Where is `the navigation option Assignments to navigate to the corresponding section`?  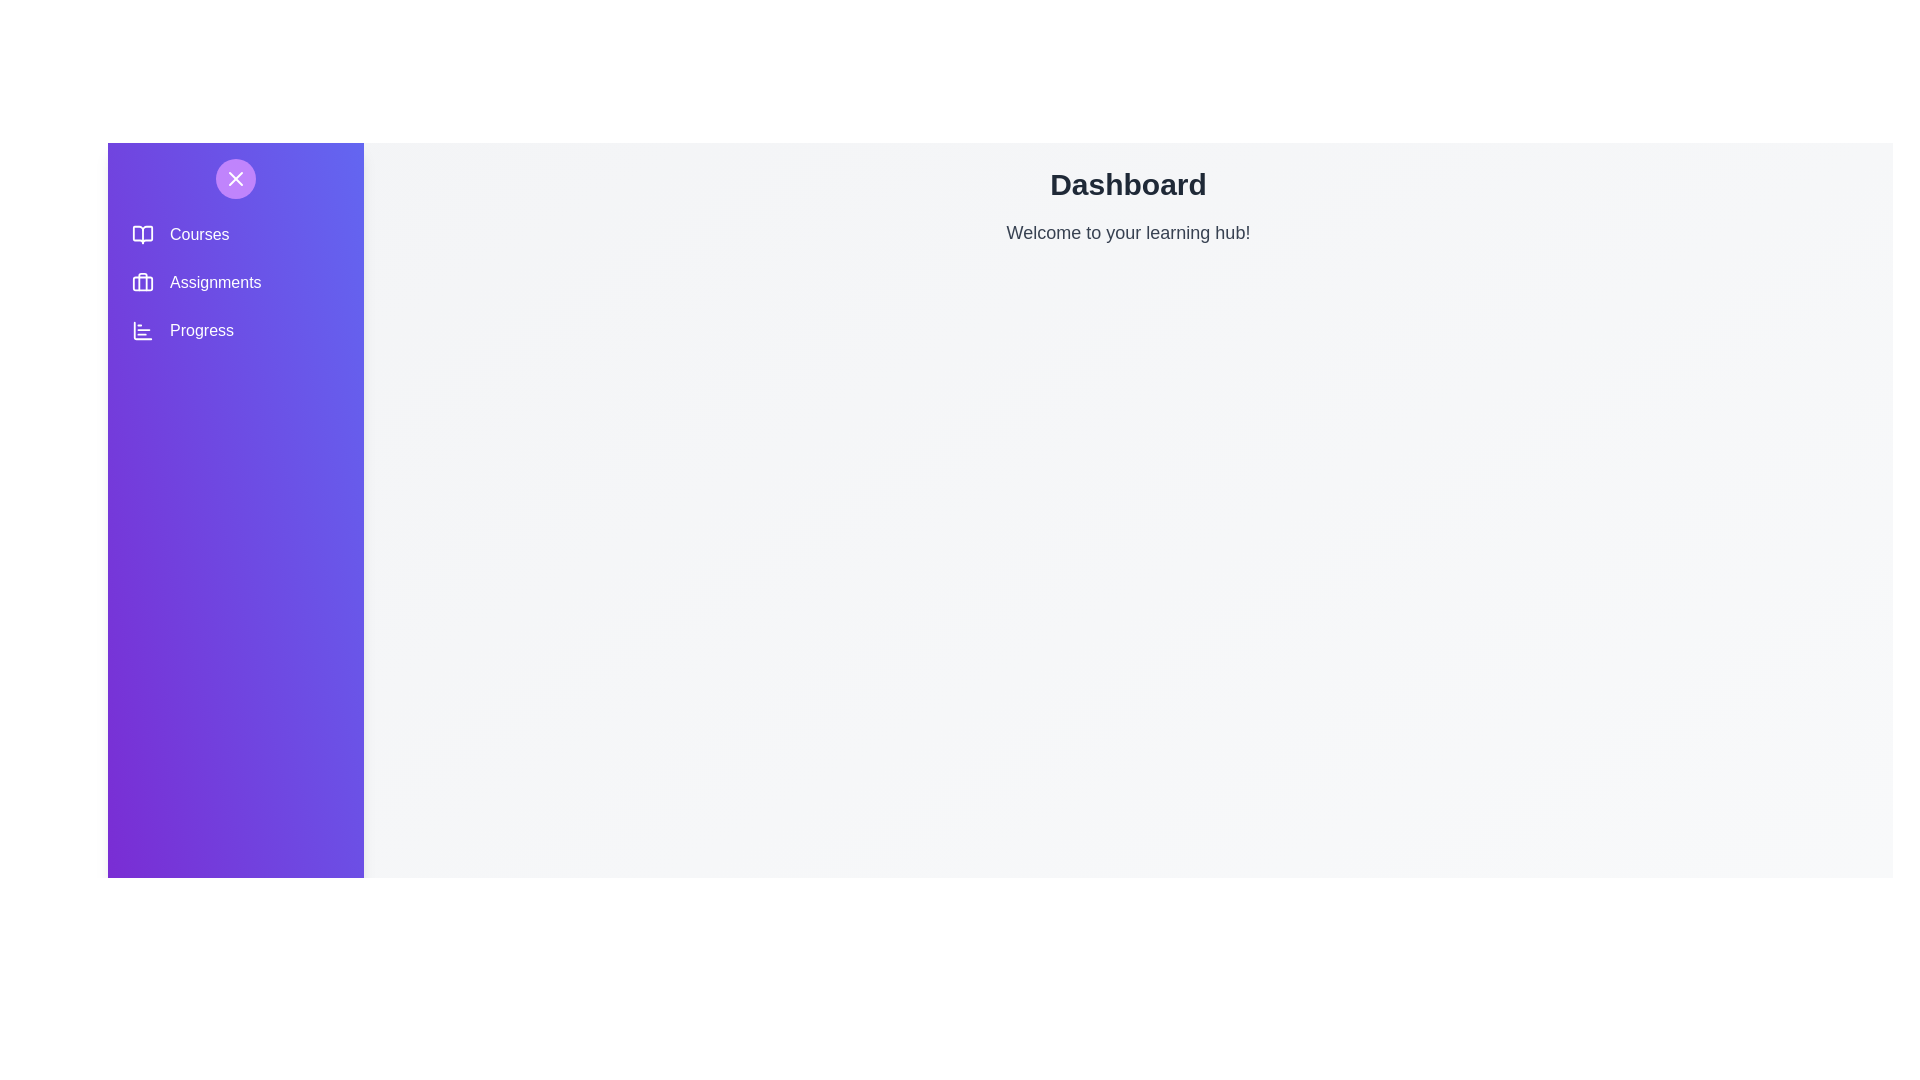
the navigation option Assignments to navigate to the corresponding section is located at coordinates (235, 282).